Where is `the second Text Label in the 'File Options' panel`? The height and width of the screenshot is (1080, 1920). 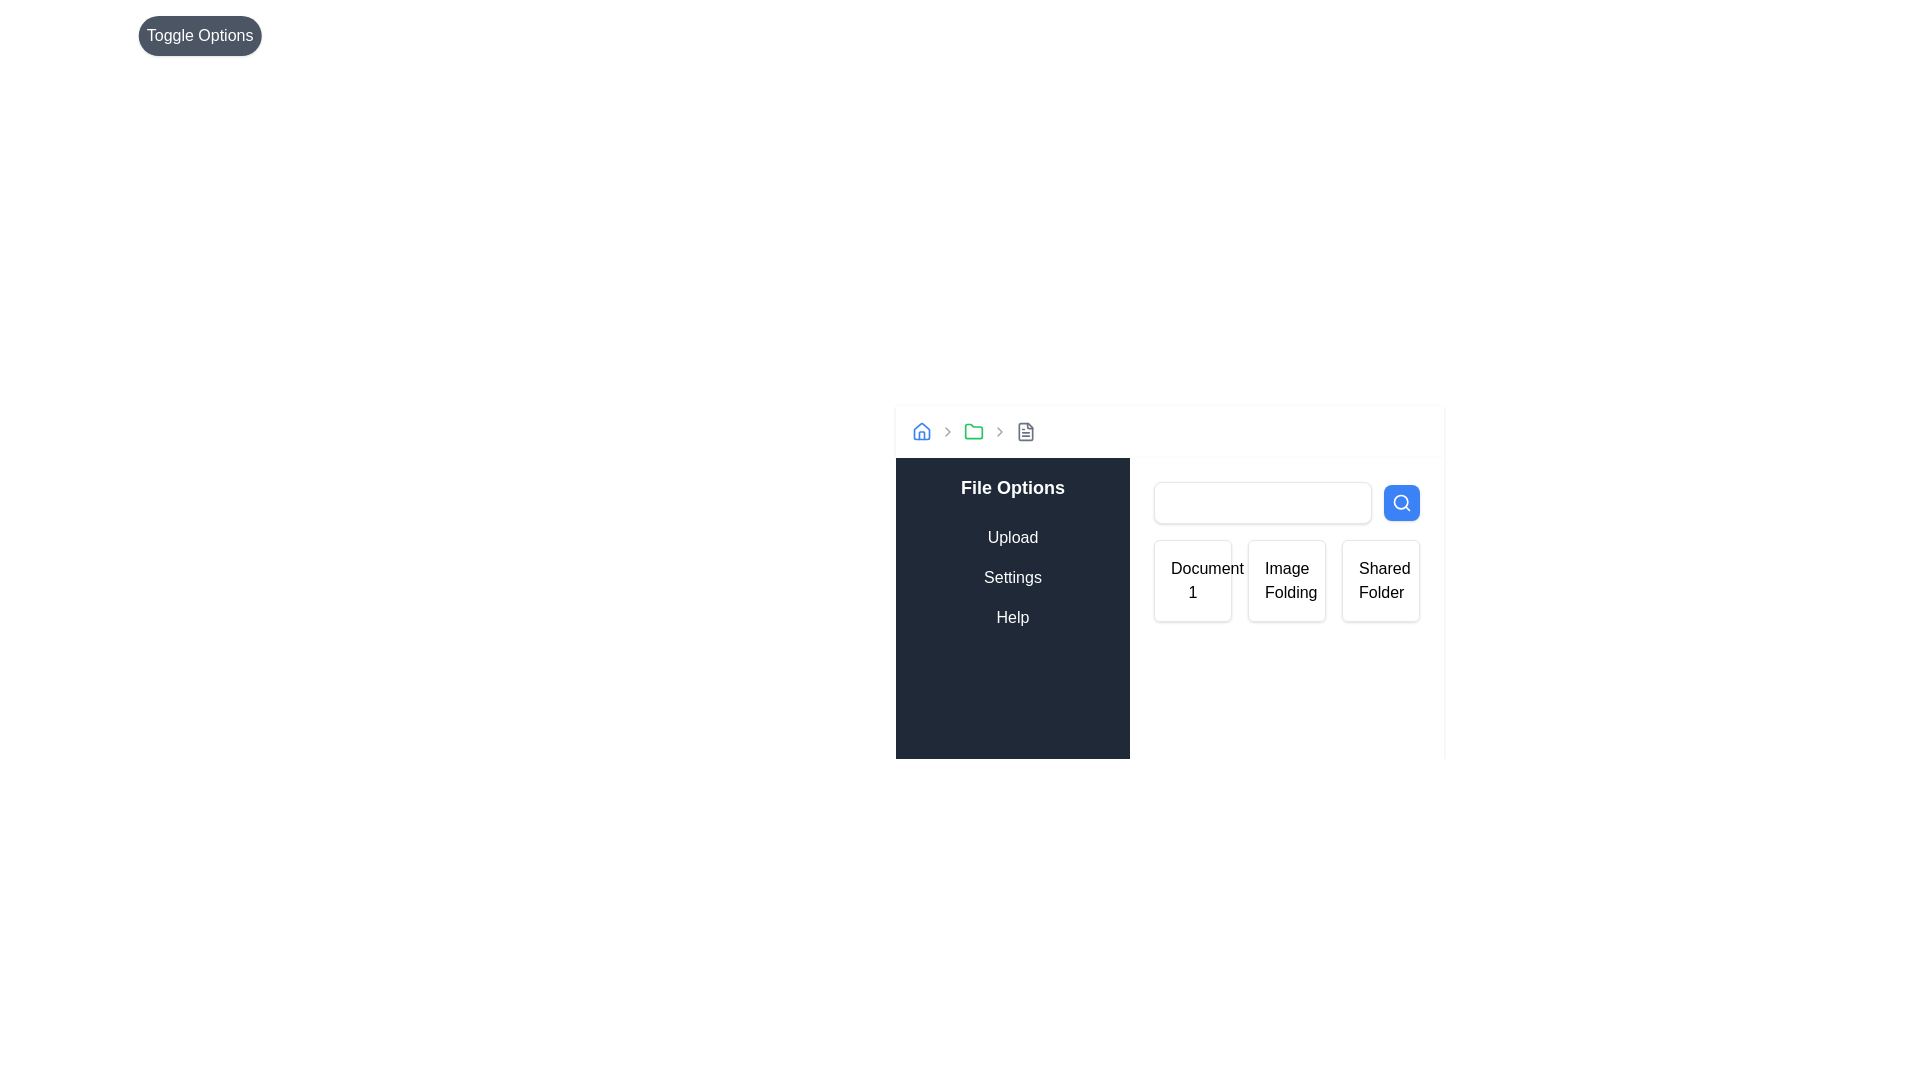
the second Text Label in the 'File Options' panel is located at coordinates (1012, 578).